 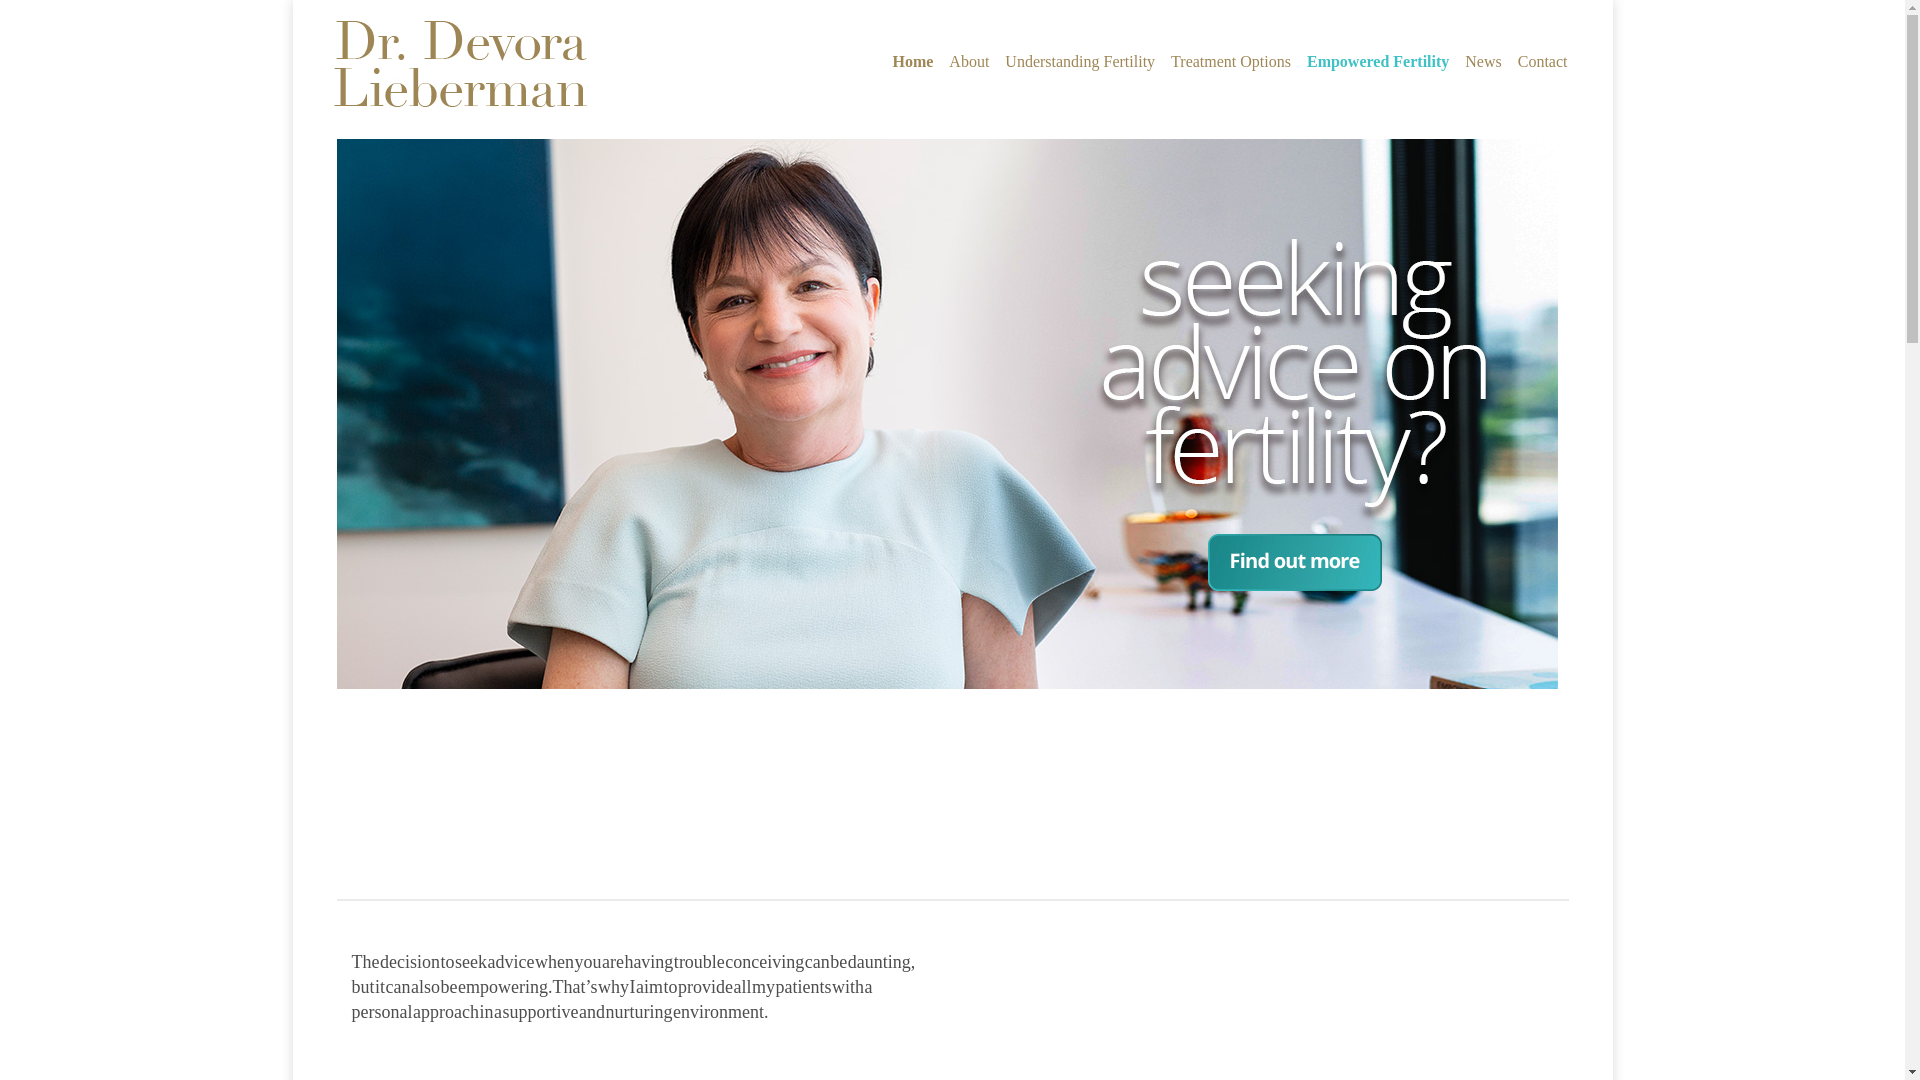 What do you see at coordinates (1229, 61) in the screenshot?
I see `'Treatment Options'` at bounding box center [1229, 61].